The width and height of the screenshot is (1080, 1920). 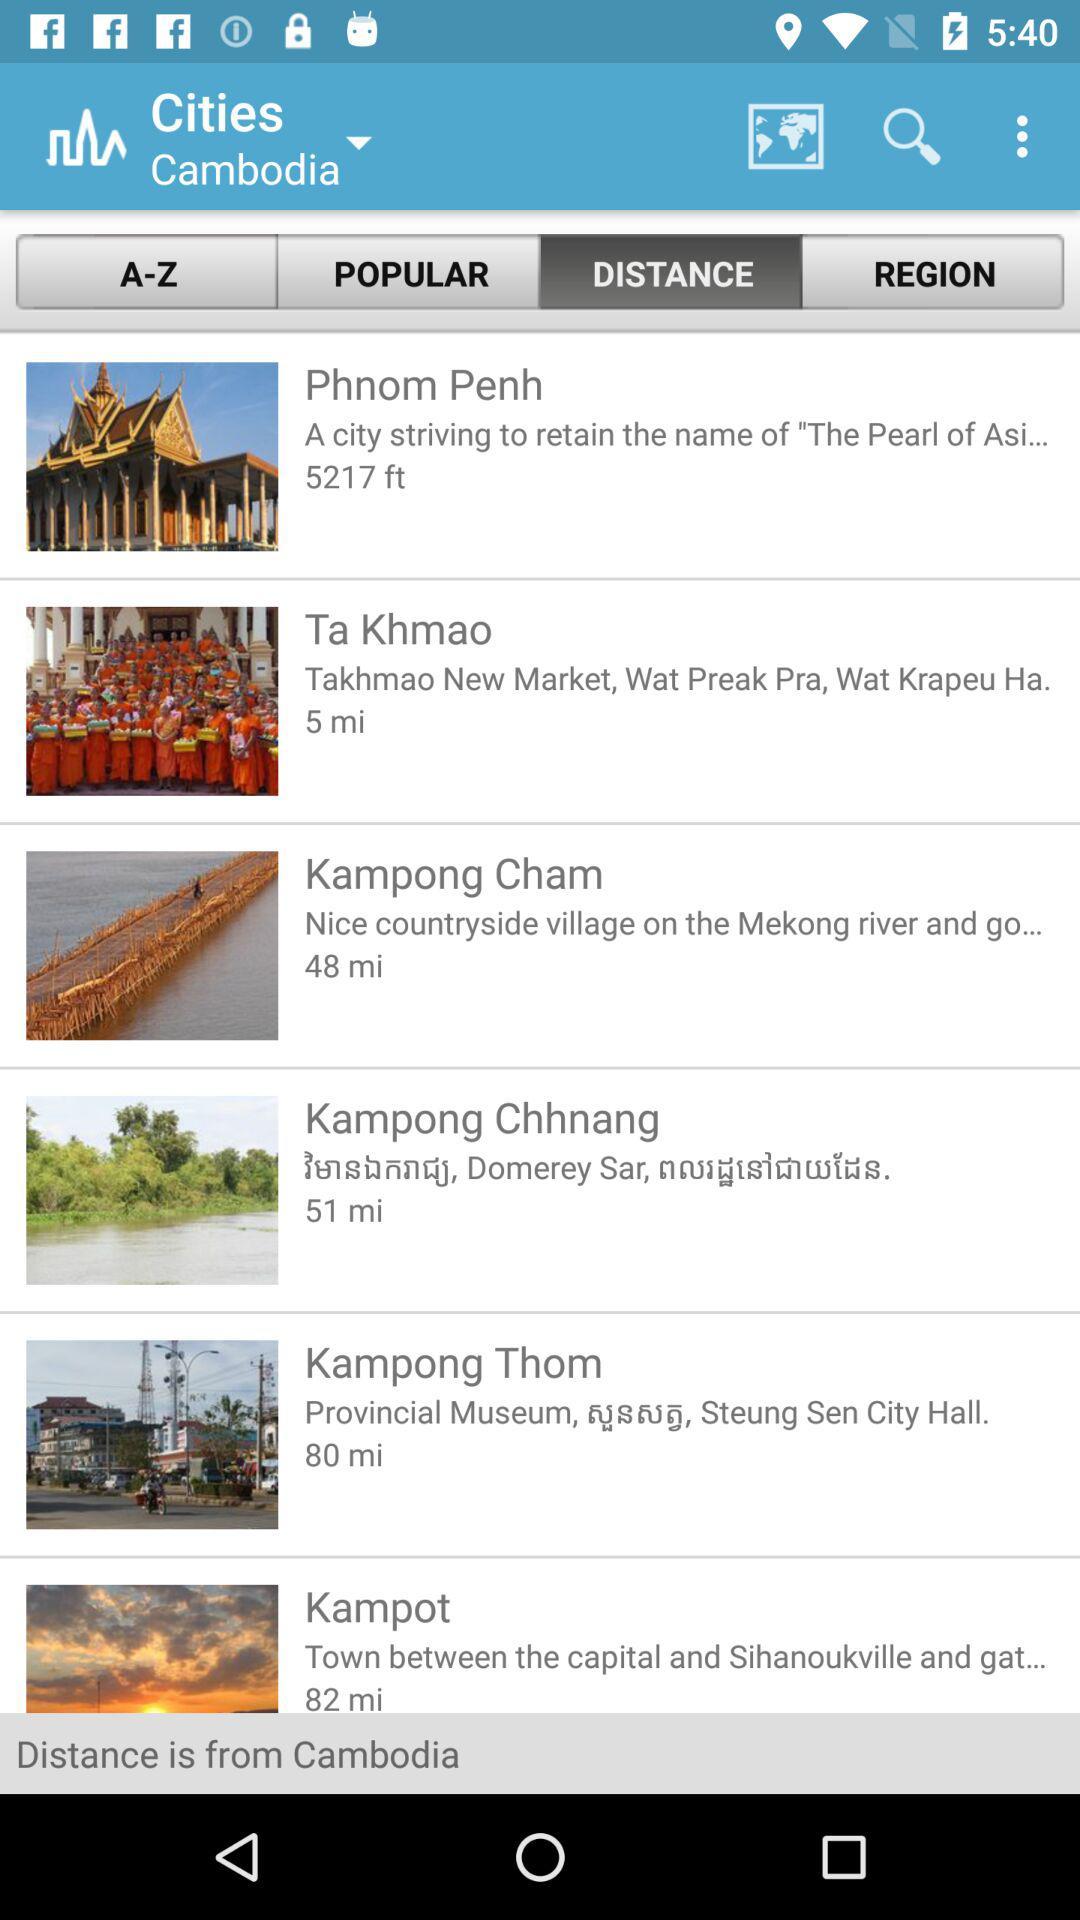 What do you see at coordinates (671, 272) in the screenshot?
I see `the button which is to the left side of the region` at bounding box center [671, 272].